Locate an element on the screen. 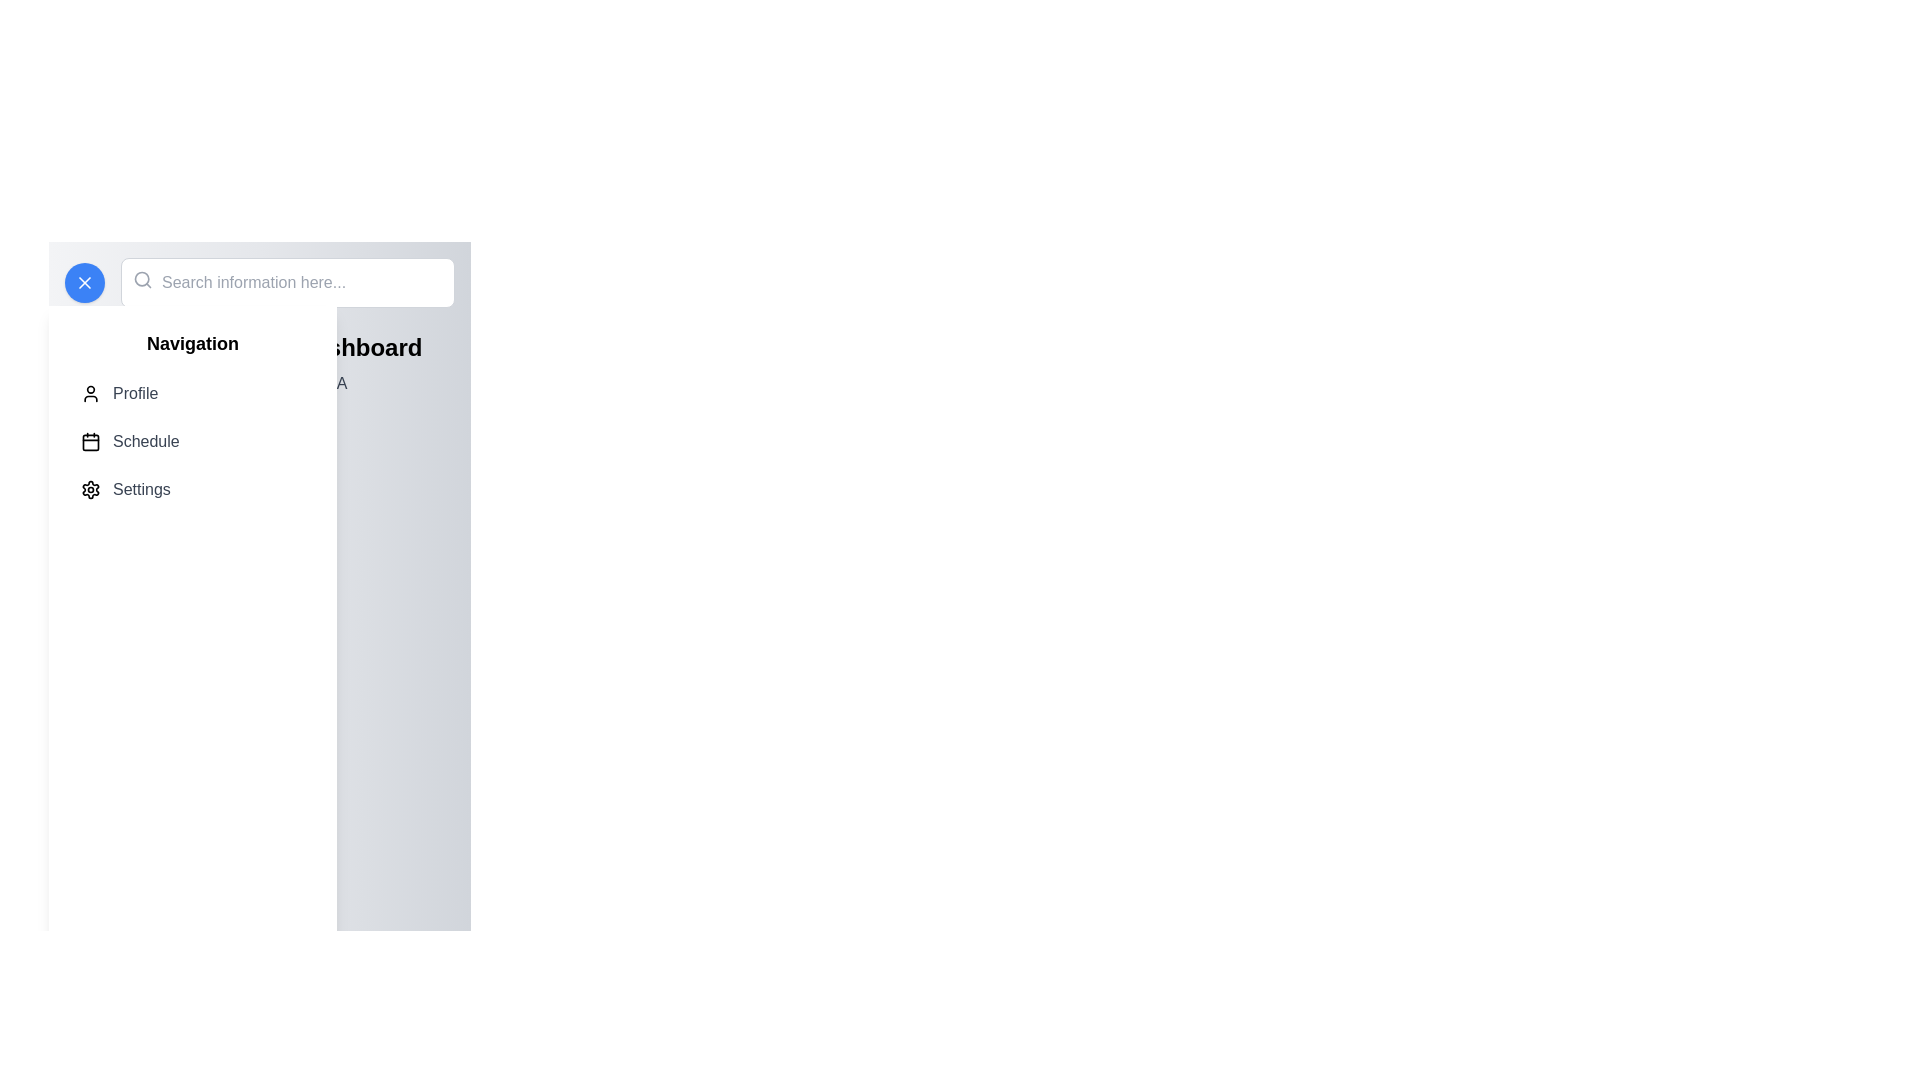 The width and height of the screenshot is (1920, 1080). the search feature icon located at the top-left corner of the search bar input field is located at coordinates (142, 280).